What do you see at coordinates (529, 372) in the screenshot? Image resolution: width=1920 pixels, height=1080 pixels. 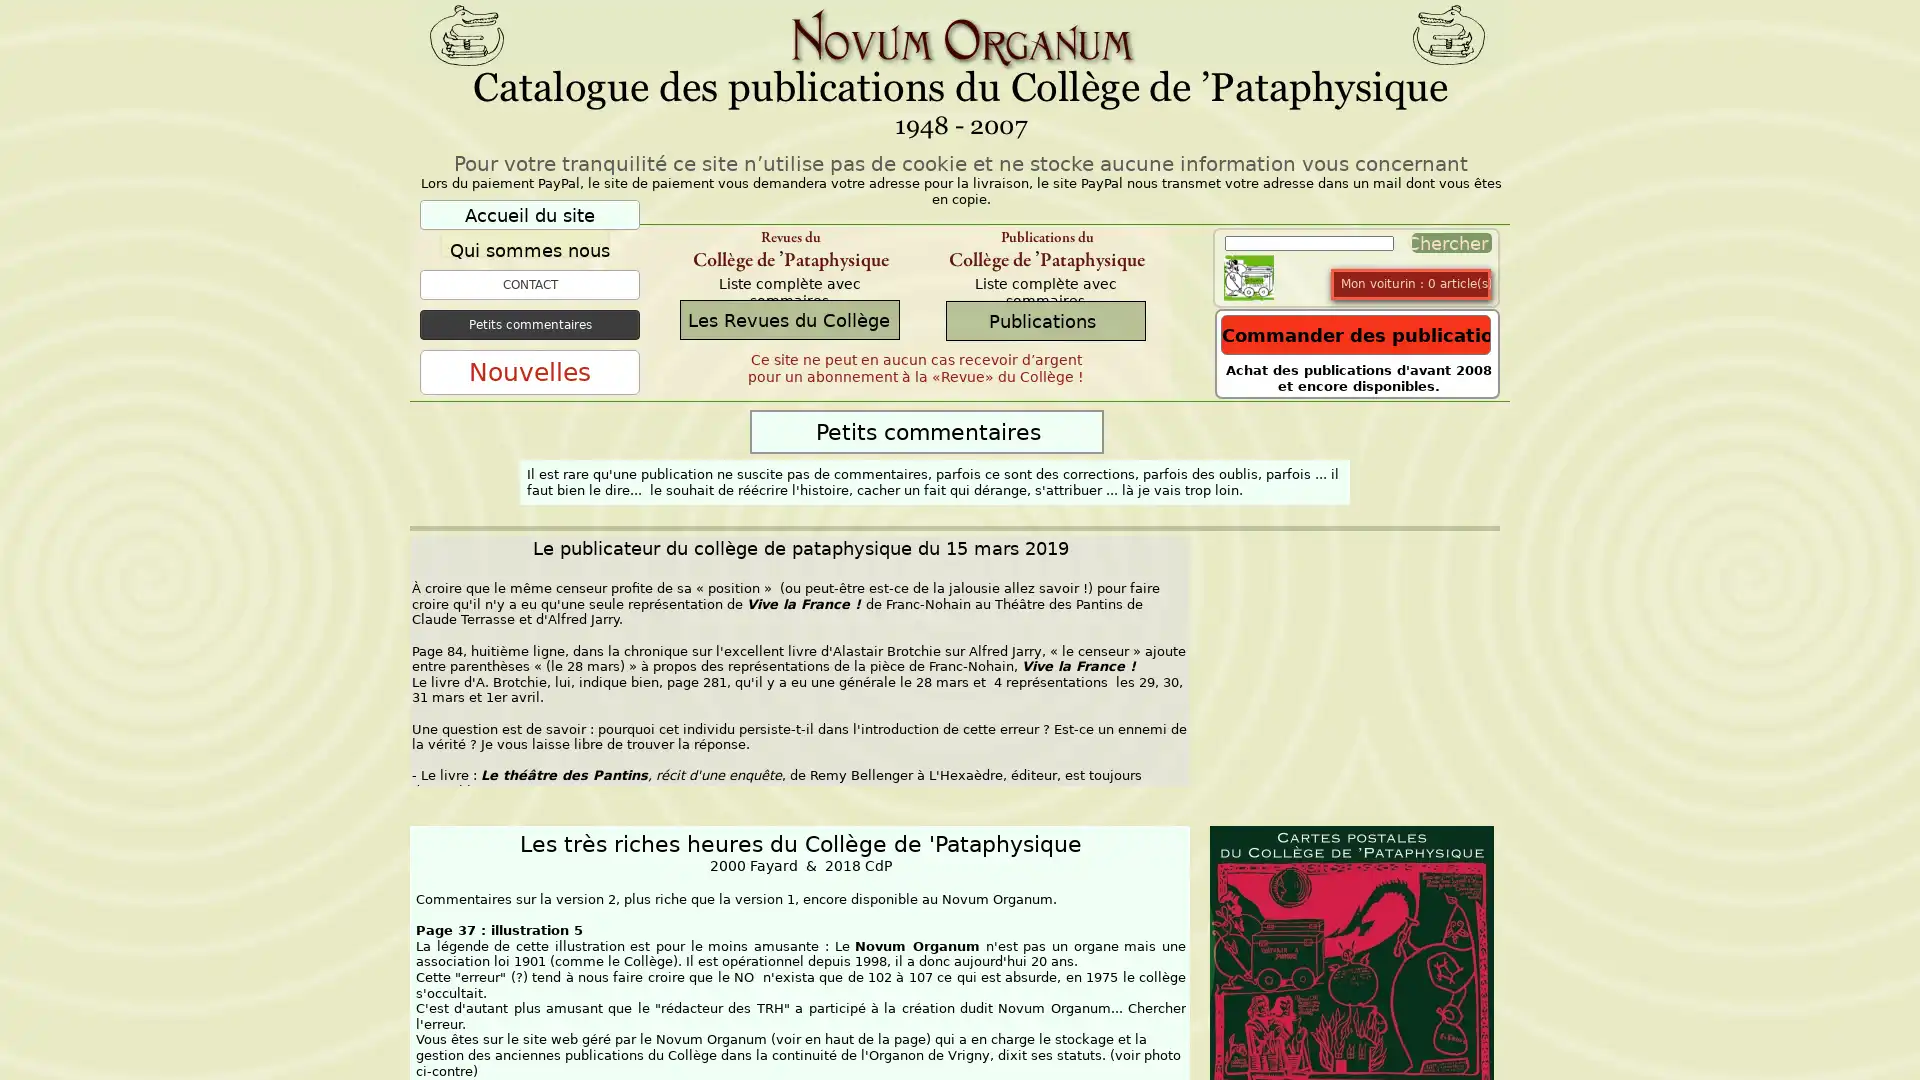 I see `Nouvelles` at bounding box center [529, 372].